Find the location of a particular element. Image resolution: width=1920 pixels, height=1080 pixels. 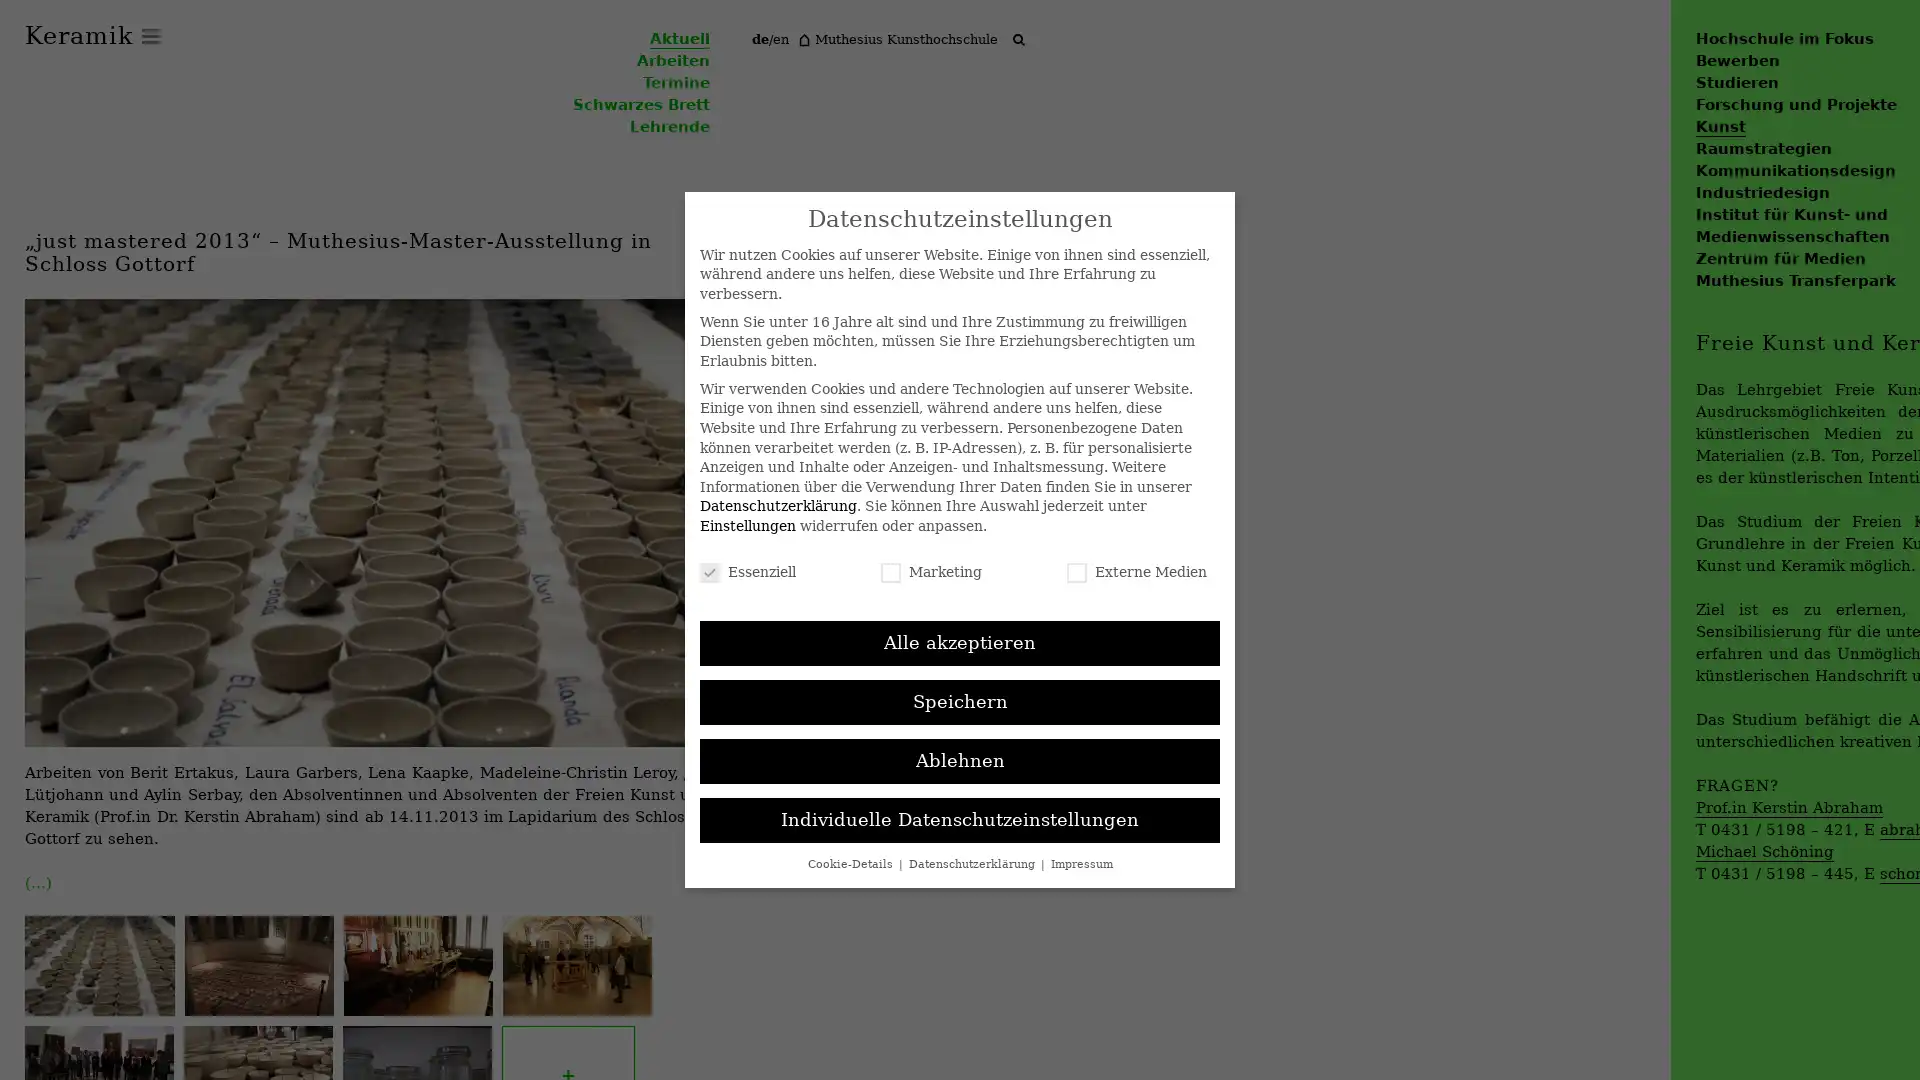

Datenschutzerklarung is located at coordinates (973, 862).